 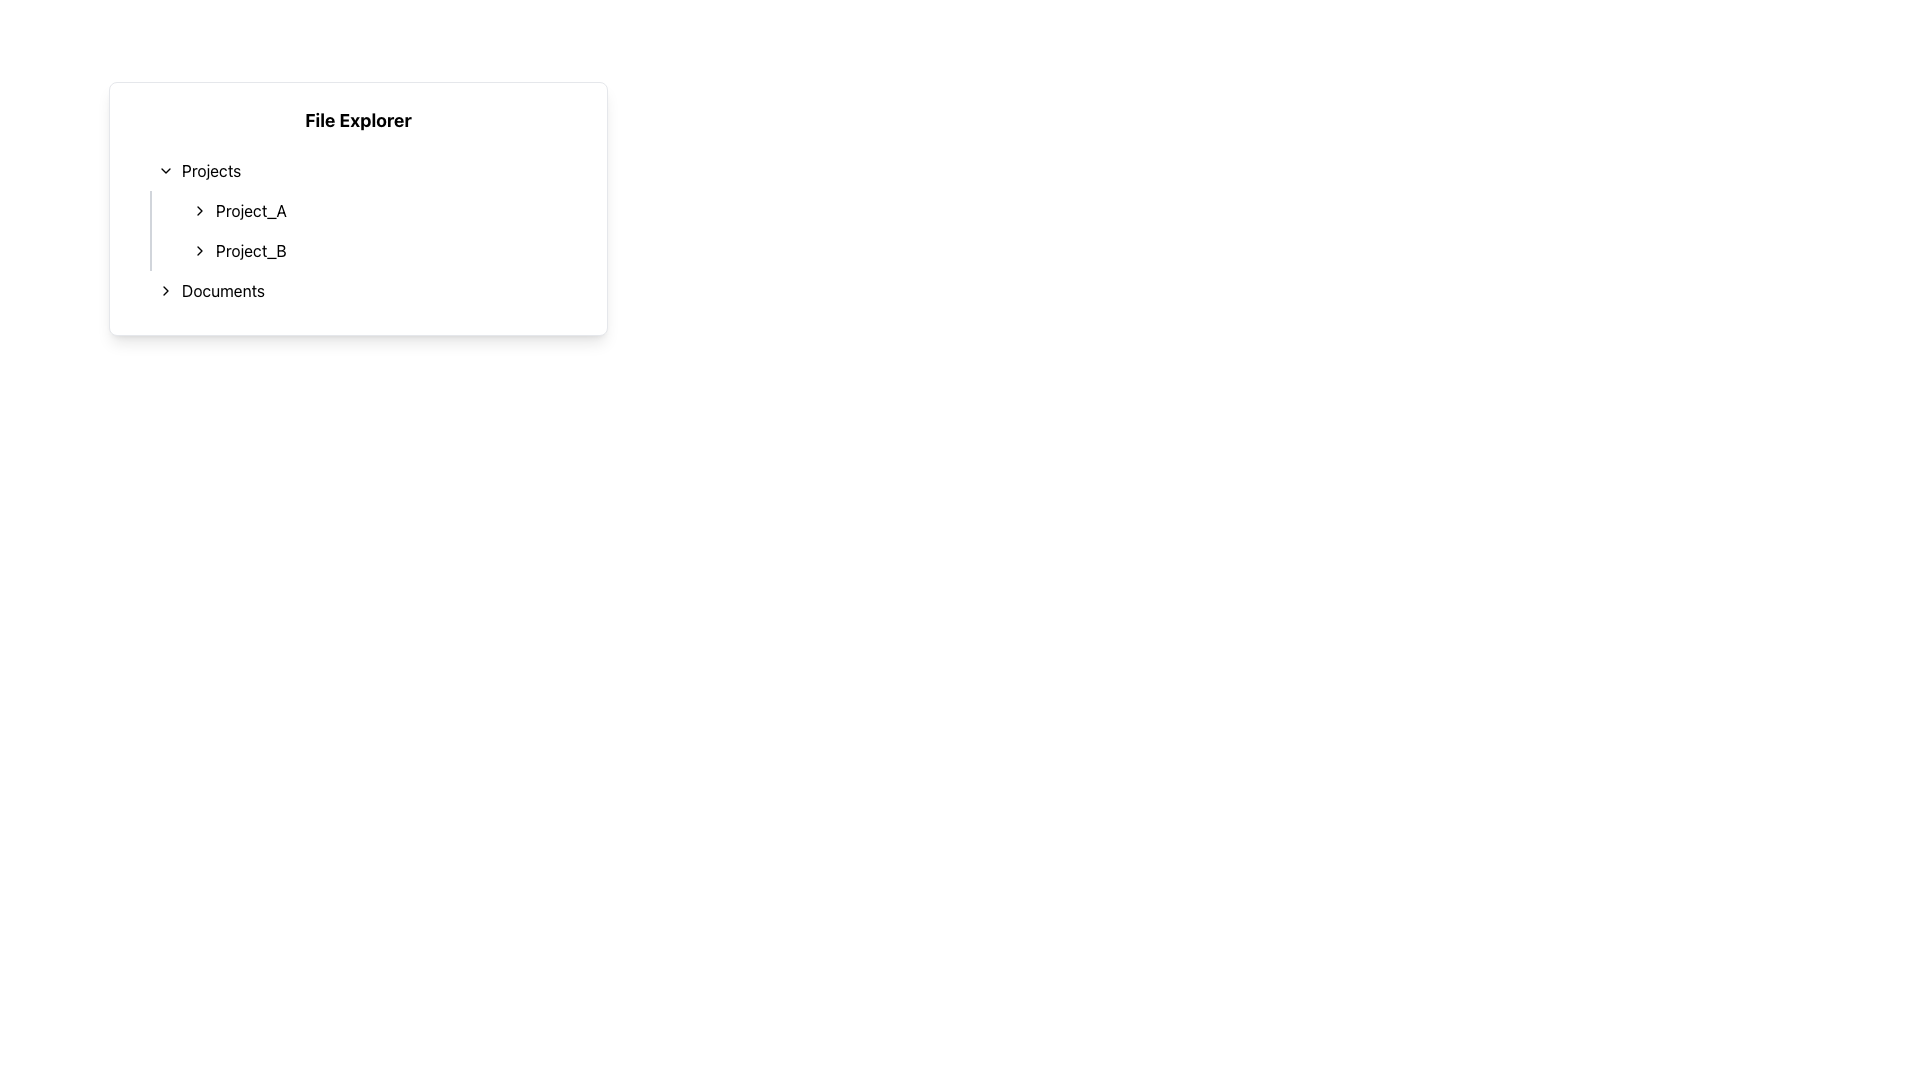 What do you see at coordinates (250, 249) in the screenshot?
I see `the 'Project_B' text label in the 'File Explorer' to visually indicate its presence` at bounding box center [250, 249].